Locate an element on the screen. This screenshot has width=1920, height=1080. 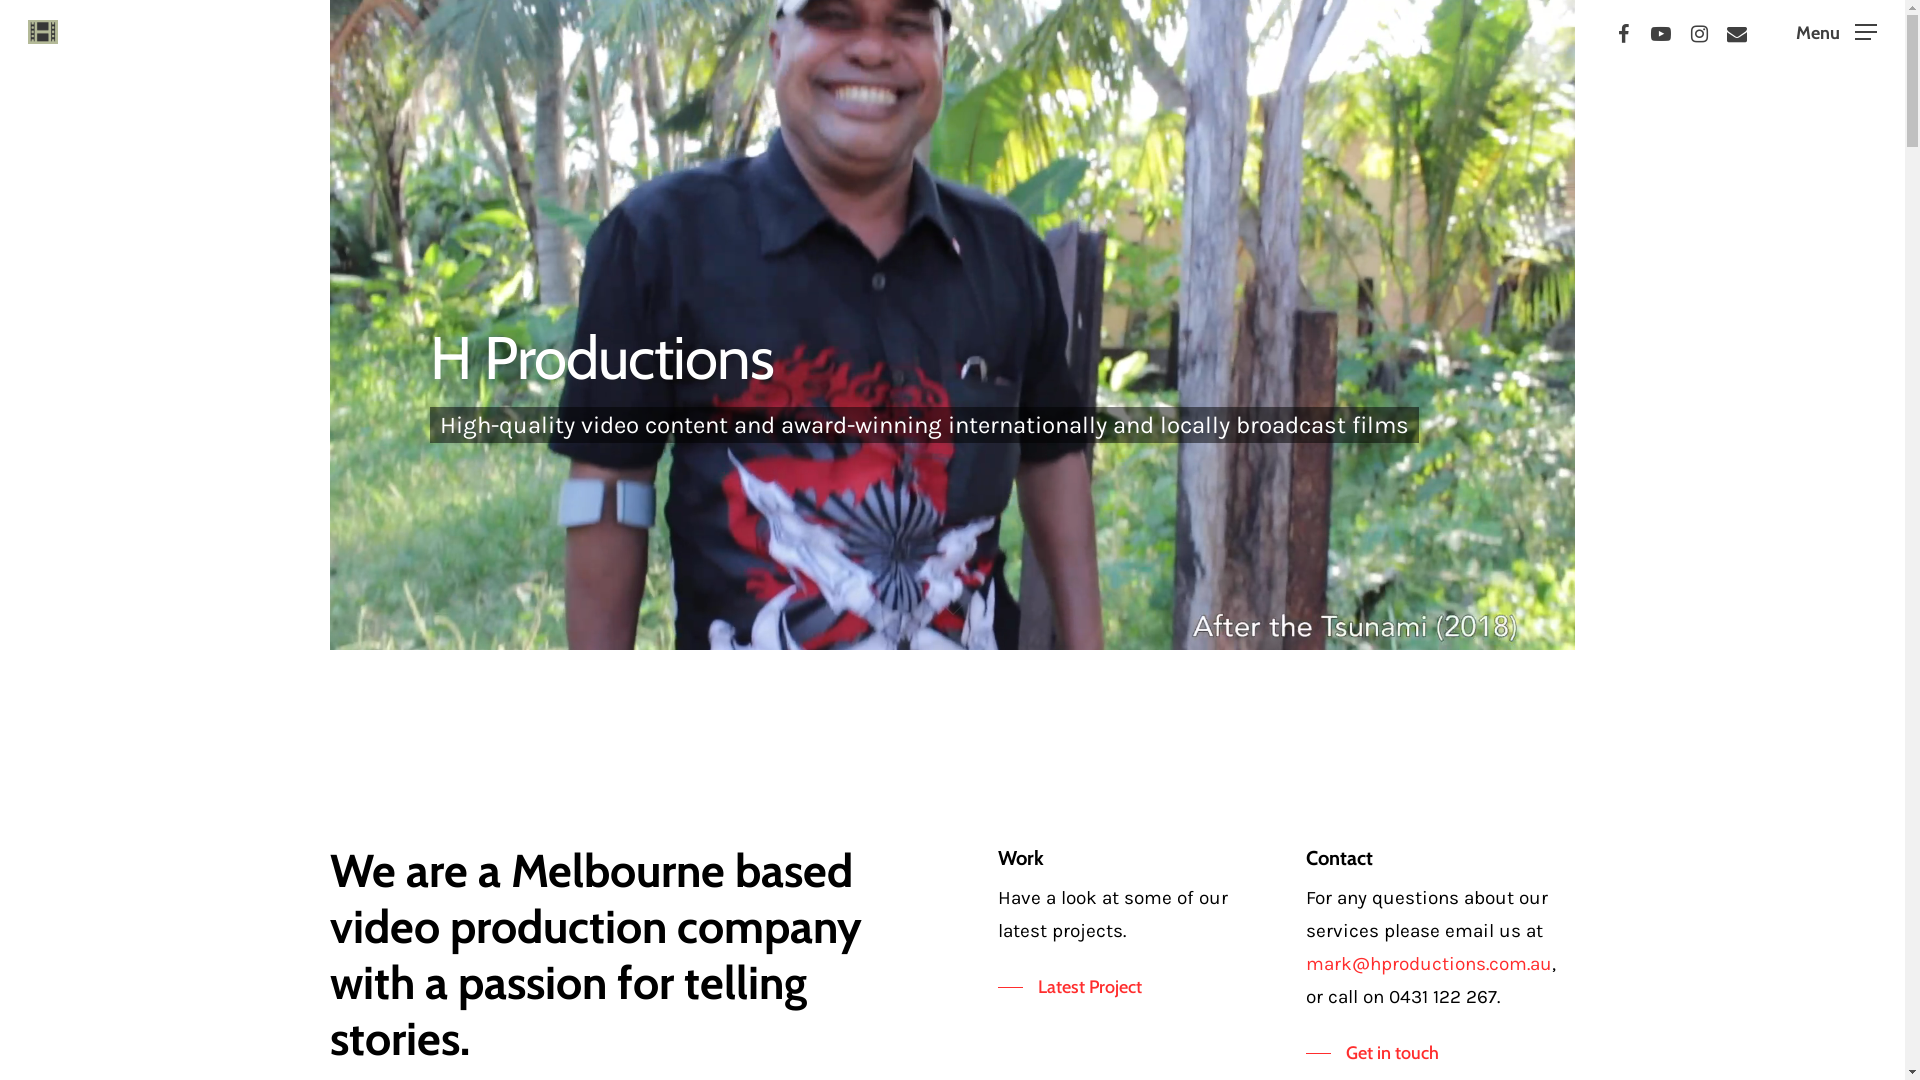
'facebook' is located at coordinates (1622, 31).